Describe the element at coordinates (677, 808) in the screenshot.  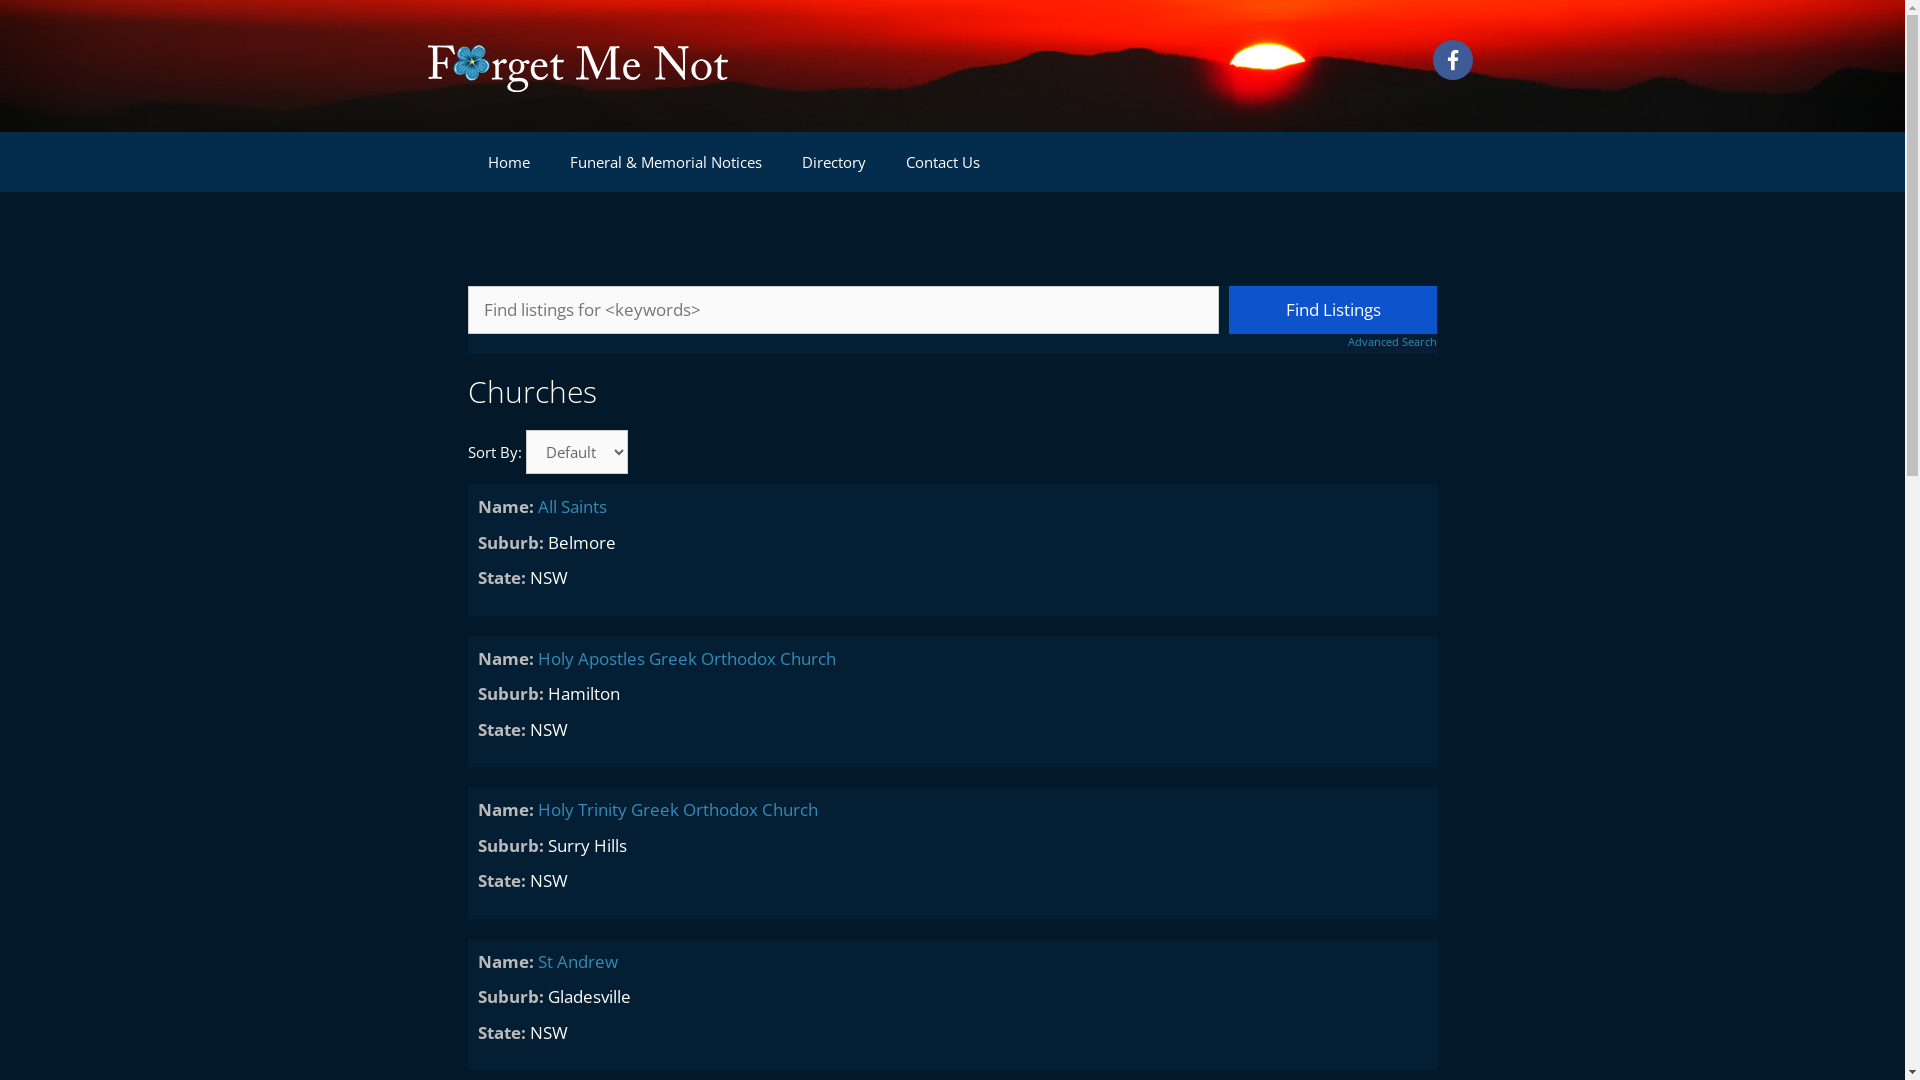
I see `'Holy Trinity Greek Orthodox Church'` at that location.